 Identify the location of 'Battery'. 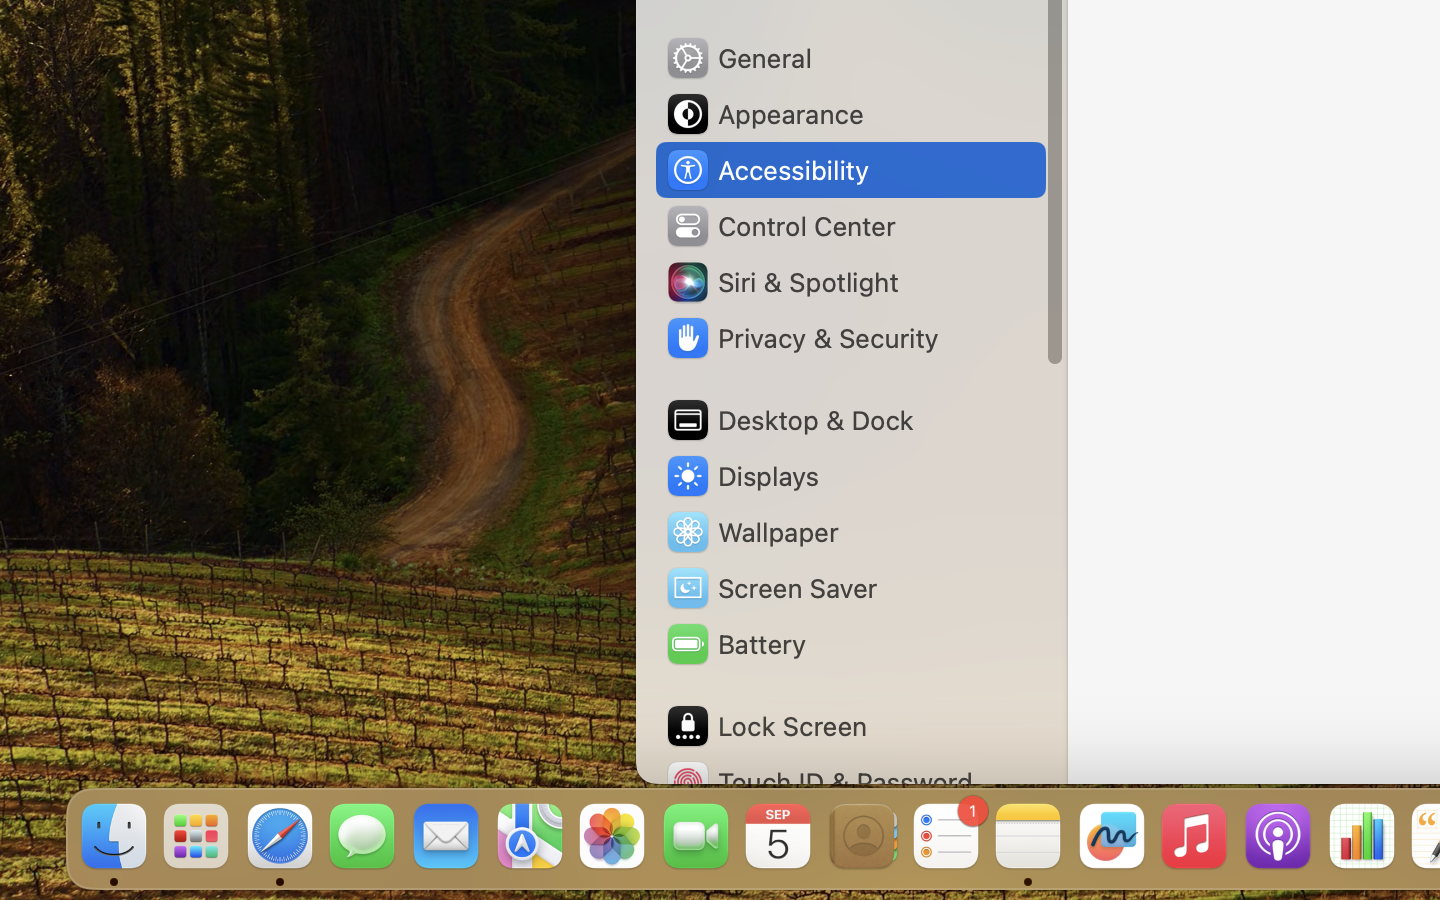
(733, 644).